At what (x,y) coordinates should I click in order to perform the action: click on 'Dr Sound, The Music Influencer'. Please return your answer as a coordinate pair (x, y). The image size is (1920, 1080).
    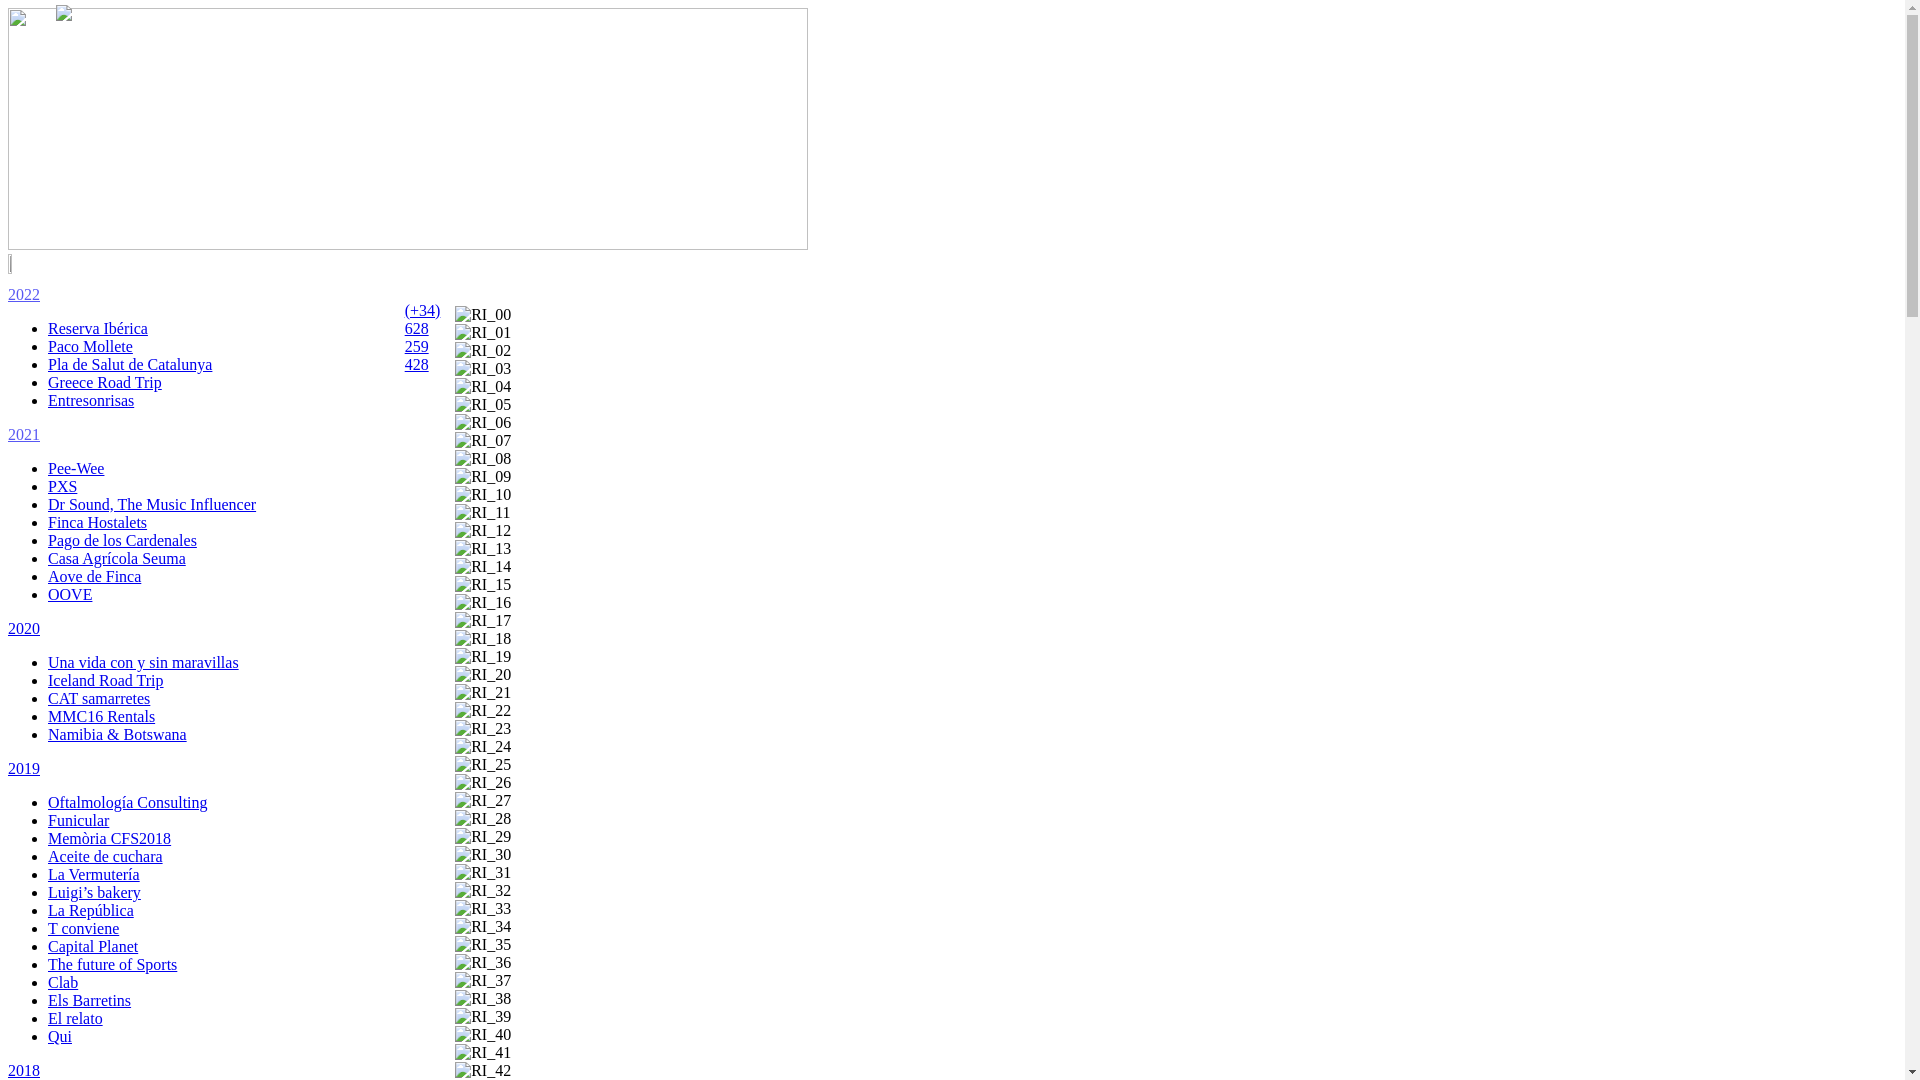
    Looking at the image, I should click on (151, 503).